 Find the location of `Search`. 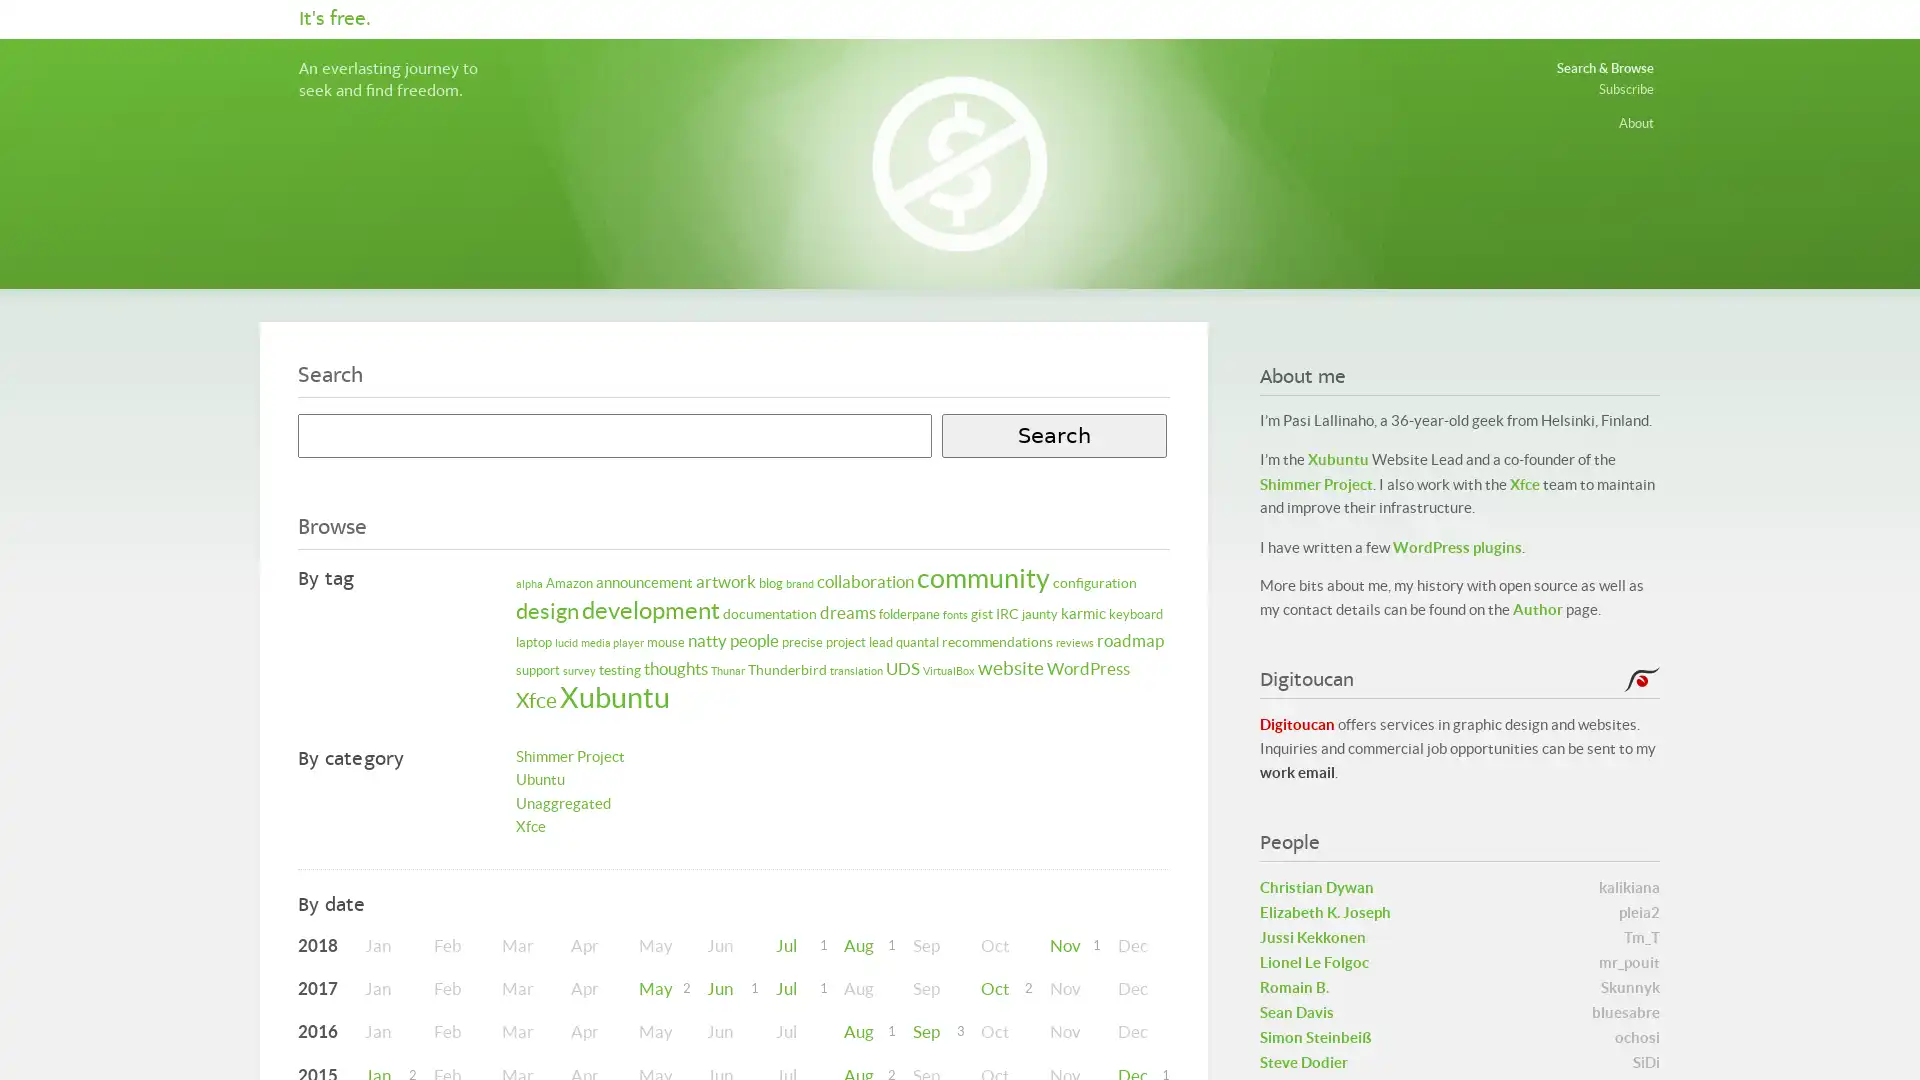

Search is located at coordinates (1053, 434).